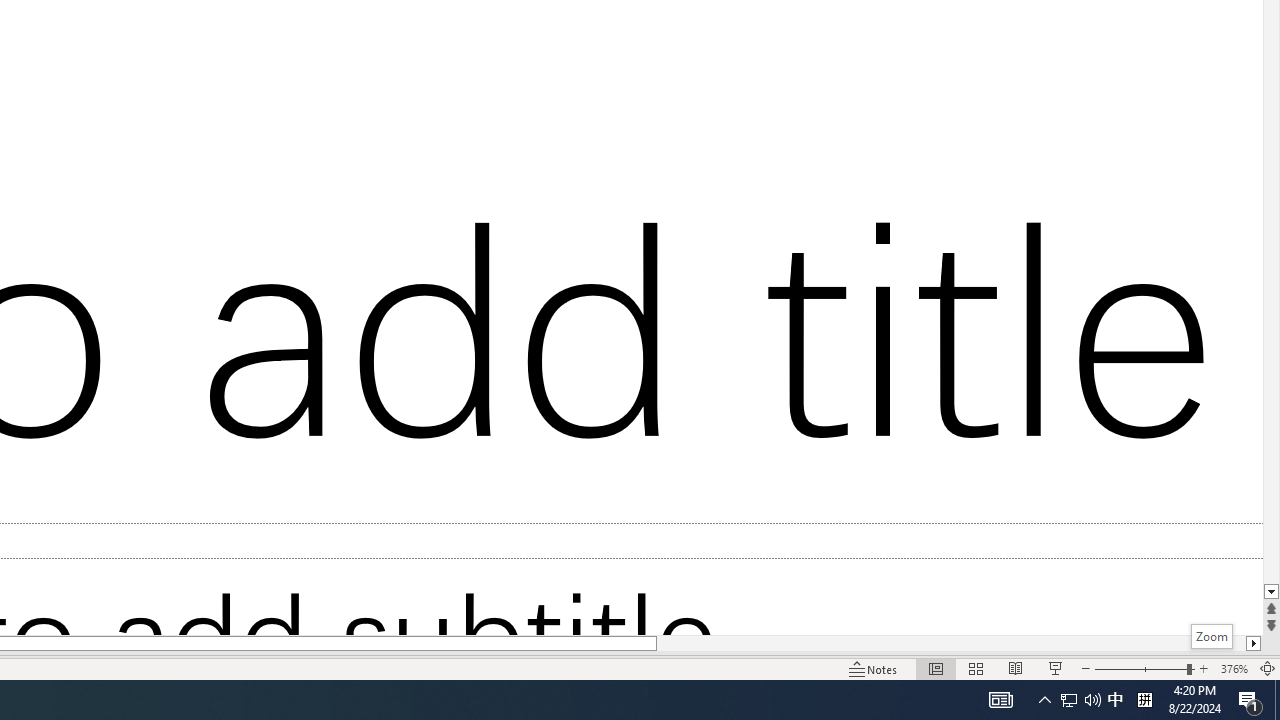  What do you see at coordinates (874, 669) in the screenshot?
I see `'Notes '` at bounding box center [874, 669].